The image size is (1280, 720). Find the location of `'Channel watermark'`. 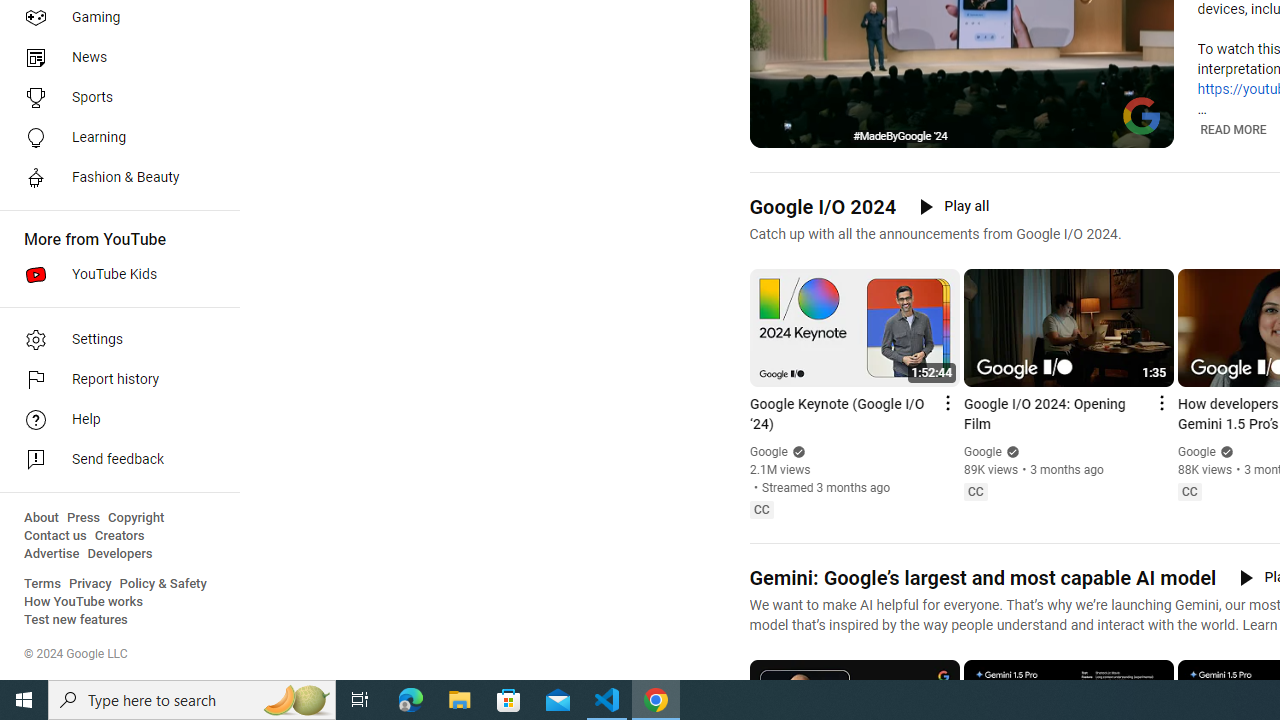

'Channel watermark' is located at coordinates (1141, 115).